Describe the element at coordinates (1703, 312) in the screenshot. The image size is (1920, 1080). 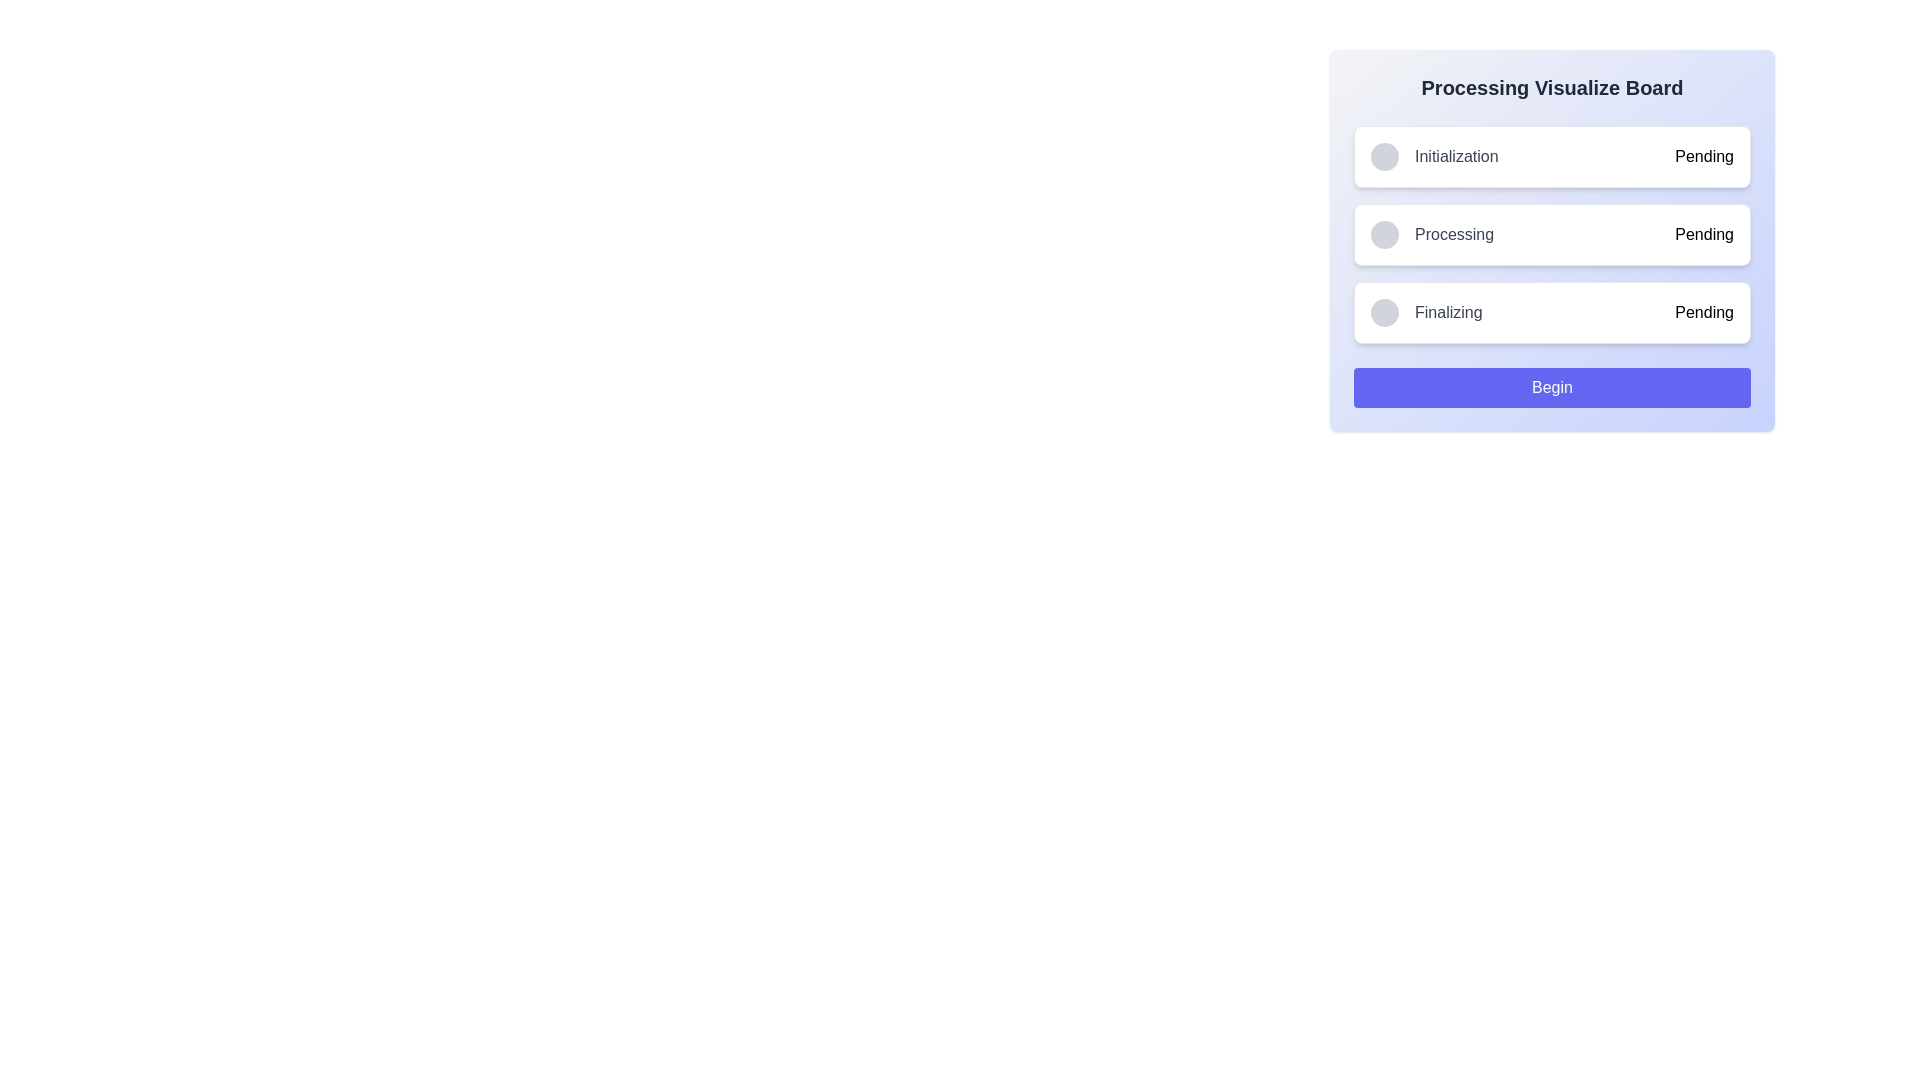
I see `the Static Label displaying the text 'Pending', which is positioned` at that location.